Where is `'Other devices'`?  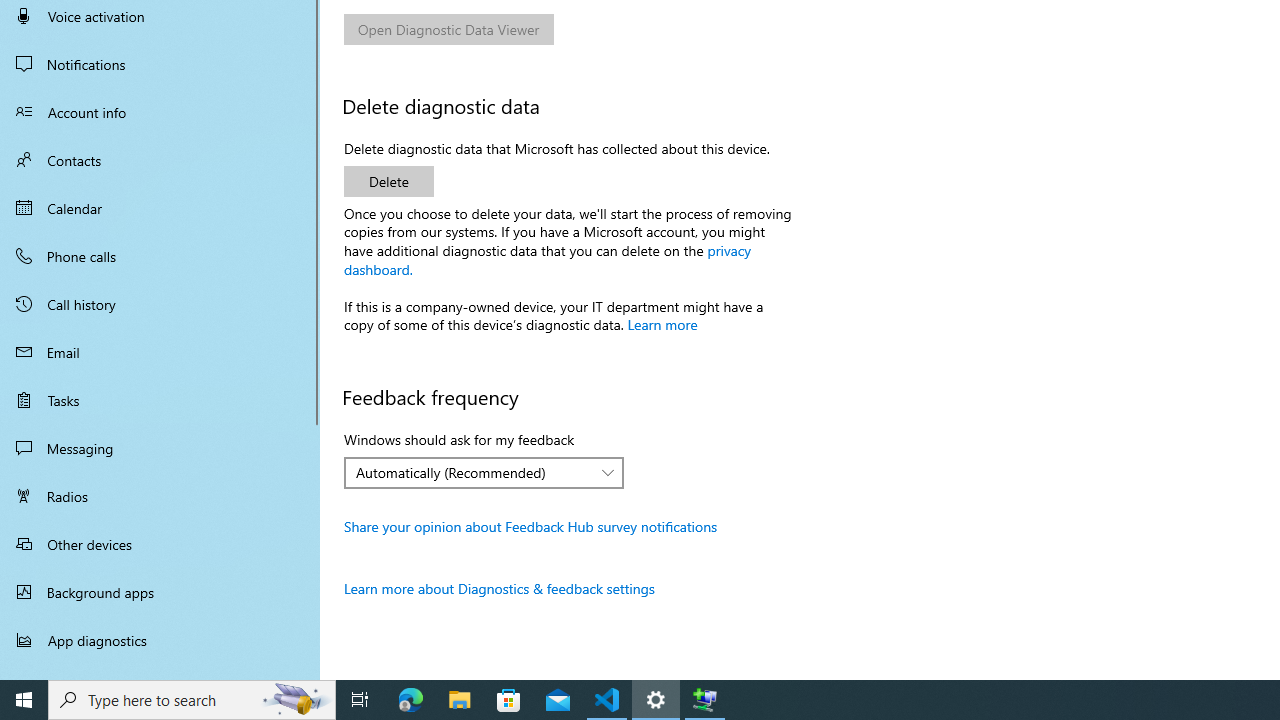 'Other devices' is located at coordinates (160, 543).